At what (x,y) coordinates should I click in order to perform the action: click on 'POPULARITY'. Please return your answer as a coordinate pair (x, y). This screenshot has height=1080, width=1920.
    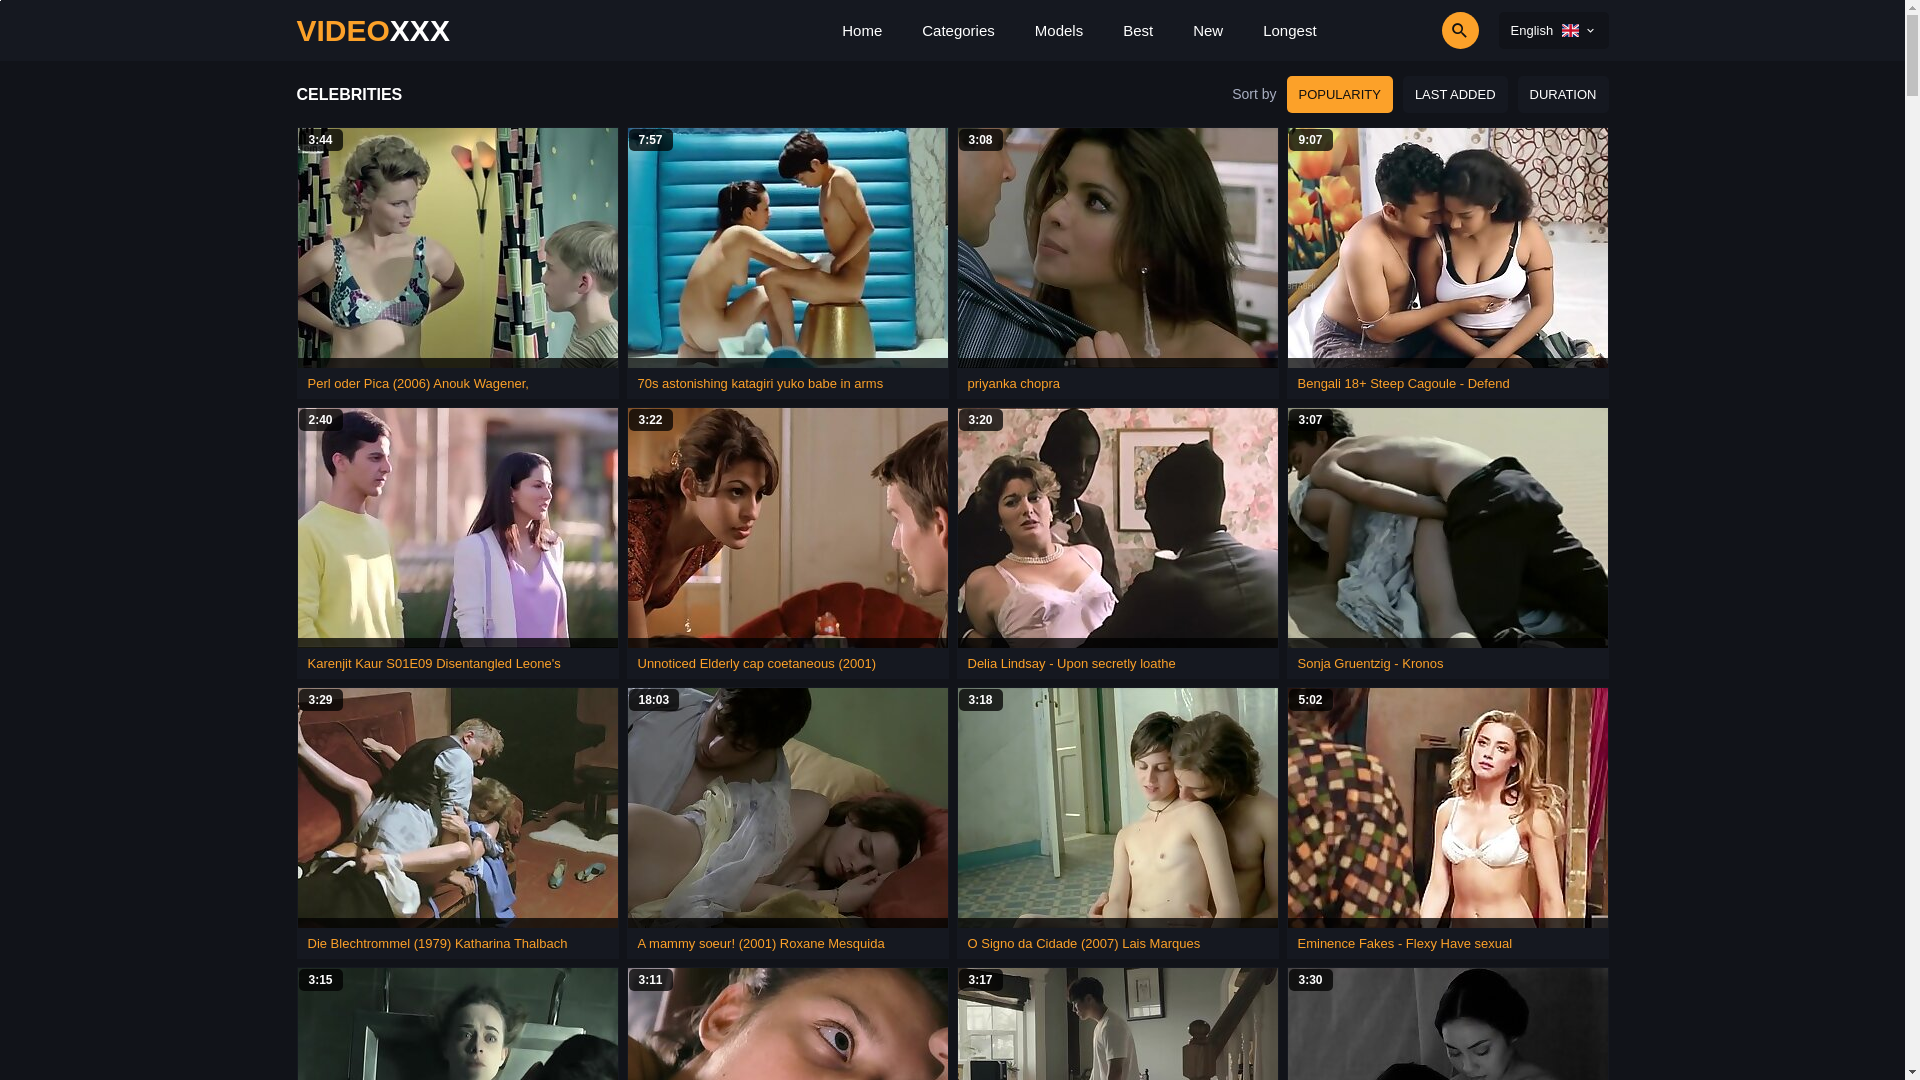
    Looking at the image, I should click on (1339, 94).